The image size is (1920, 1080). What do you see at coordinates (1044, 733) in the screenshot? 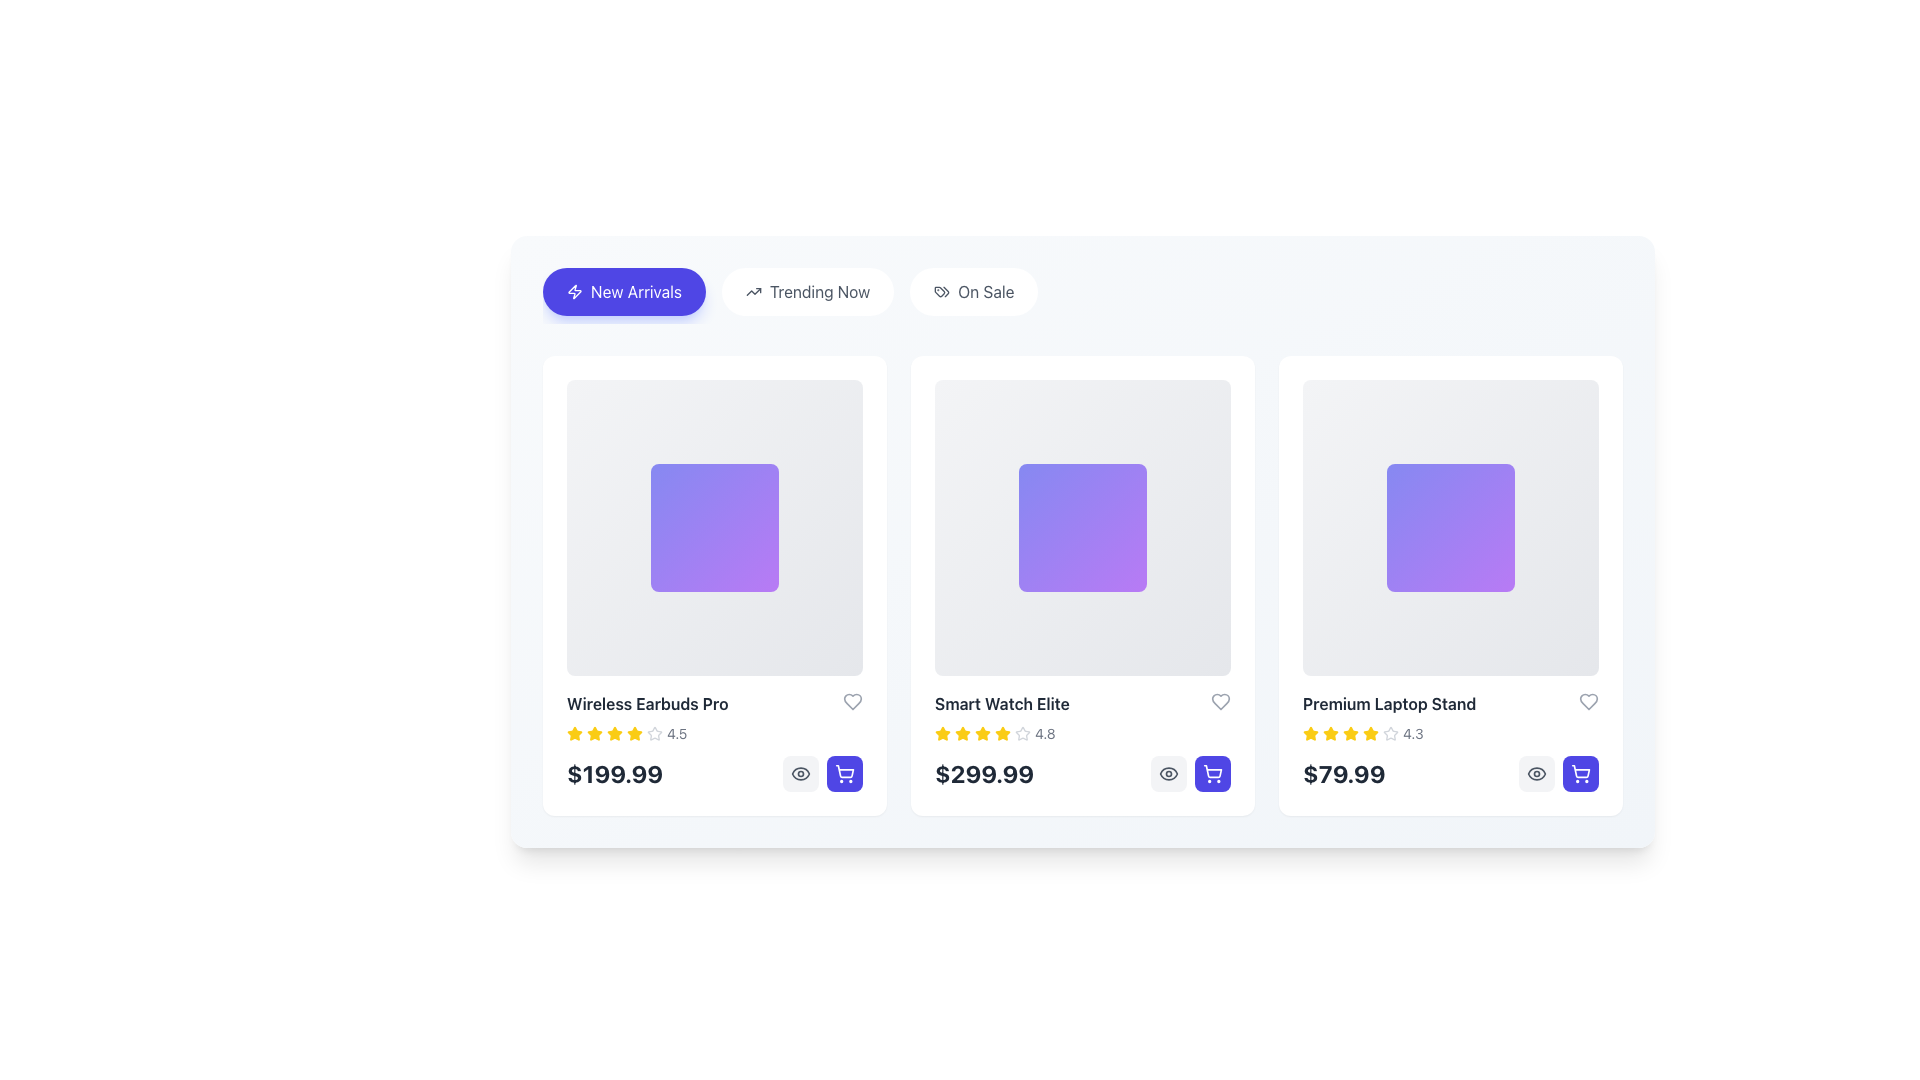
I see `the text label displaying '4.8', which indicates the rating score associated with the stars next to the product 'Smart Watch Elite'` at bounding box center [1044, 733].